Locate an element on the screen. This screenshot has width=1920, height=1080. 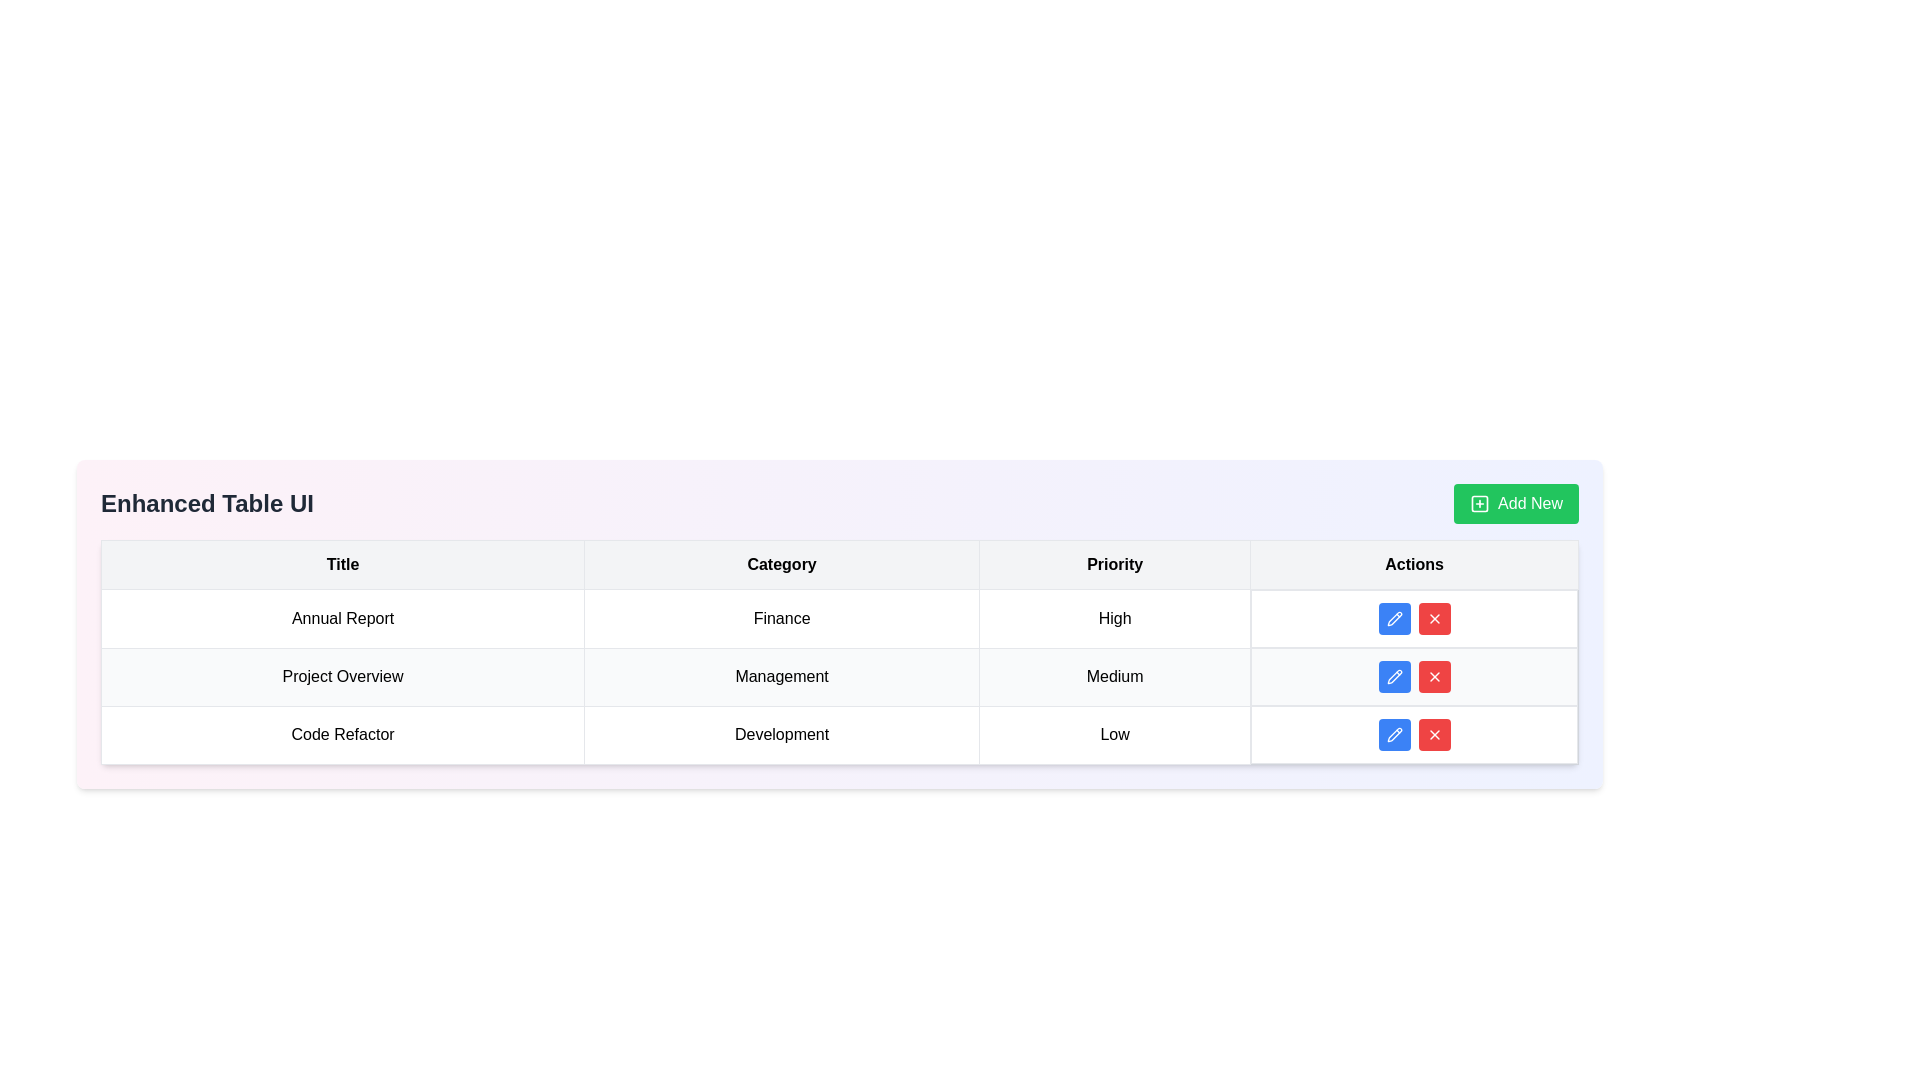
the edit icon in the Actions column of the first row of the data table is located at coordinates (1393, 617).